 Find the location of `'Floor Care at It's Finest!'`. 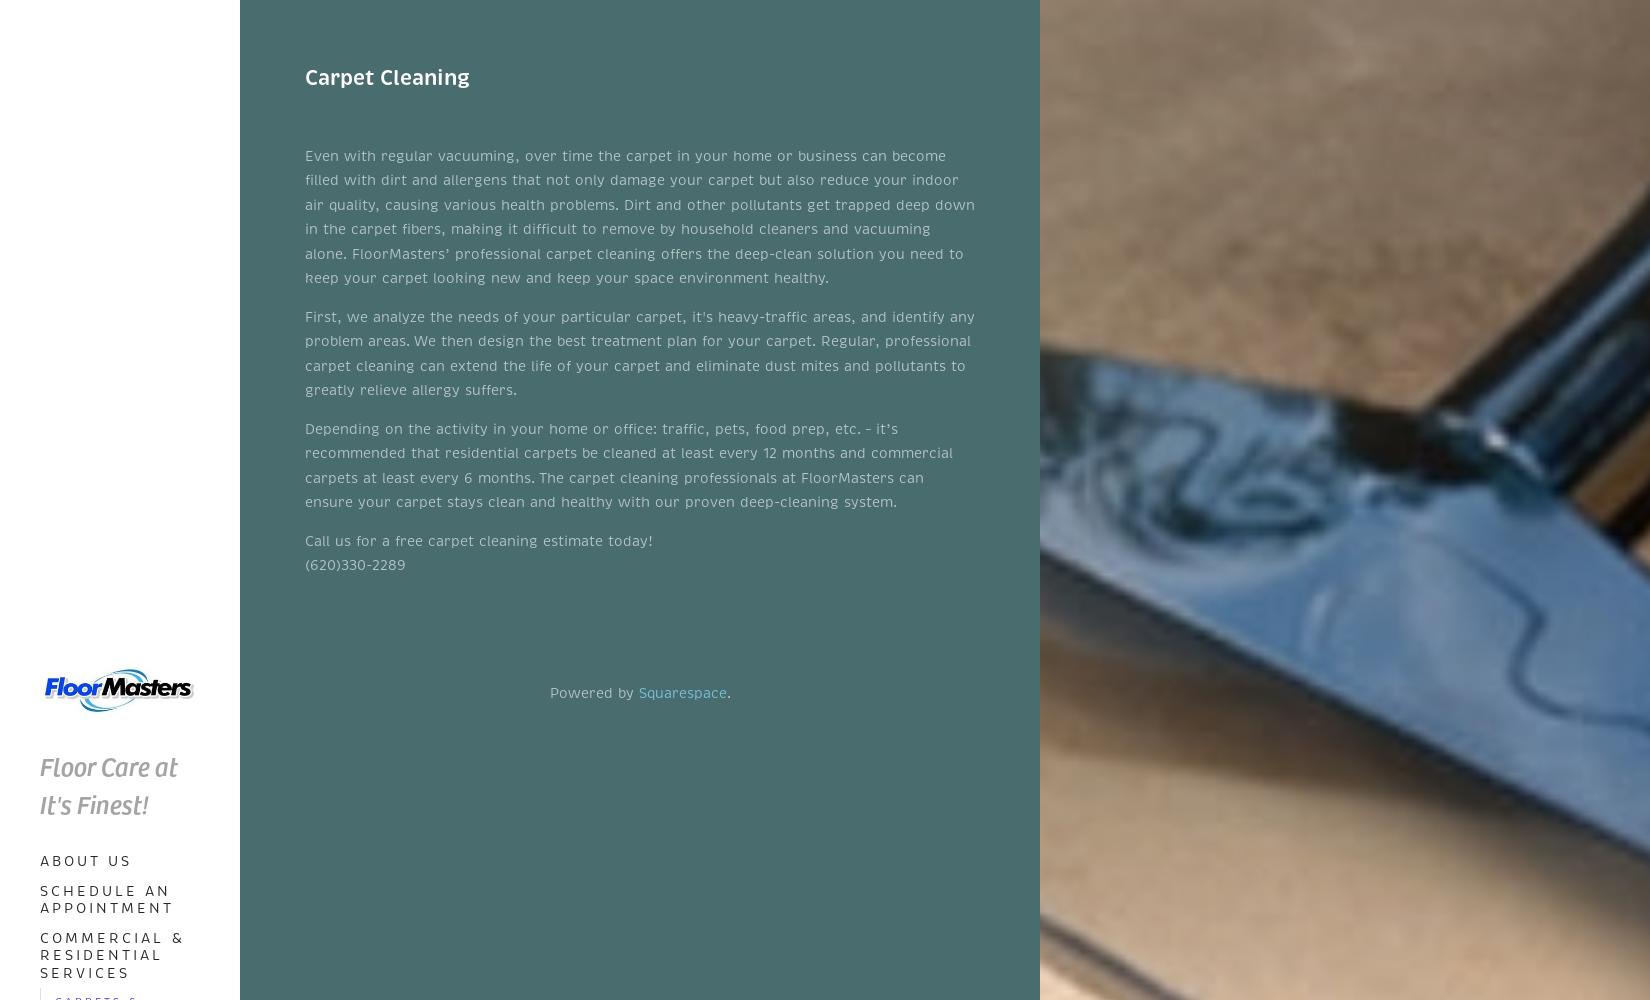

'Floor Care at It's Finest!' is located at coordinates (39, 784).